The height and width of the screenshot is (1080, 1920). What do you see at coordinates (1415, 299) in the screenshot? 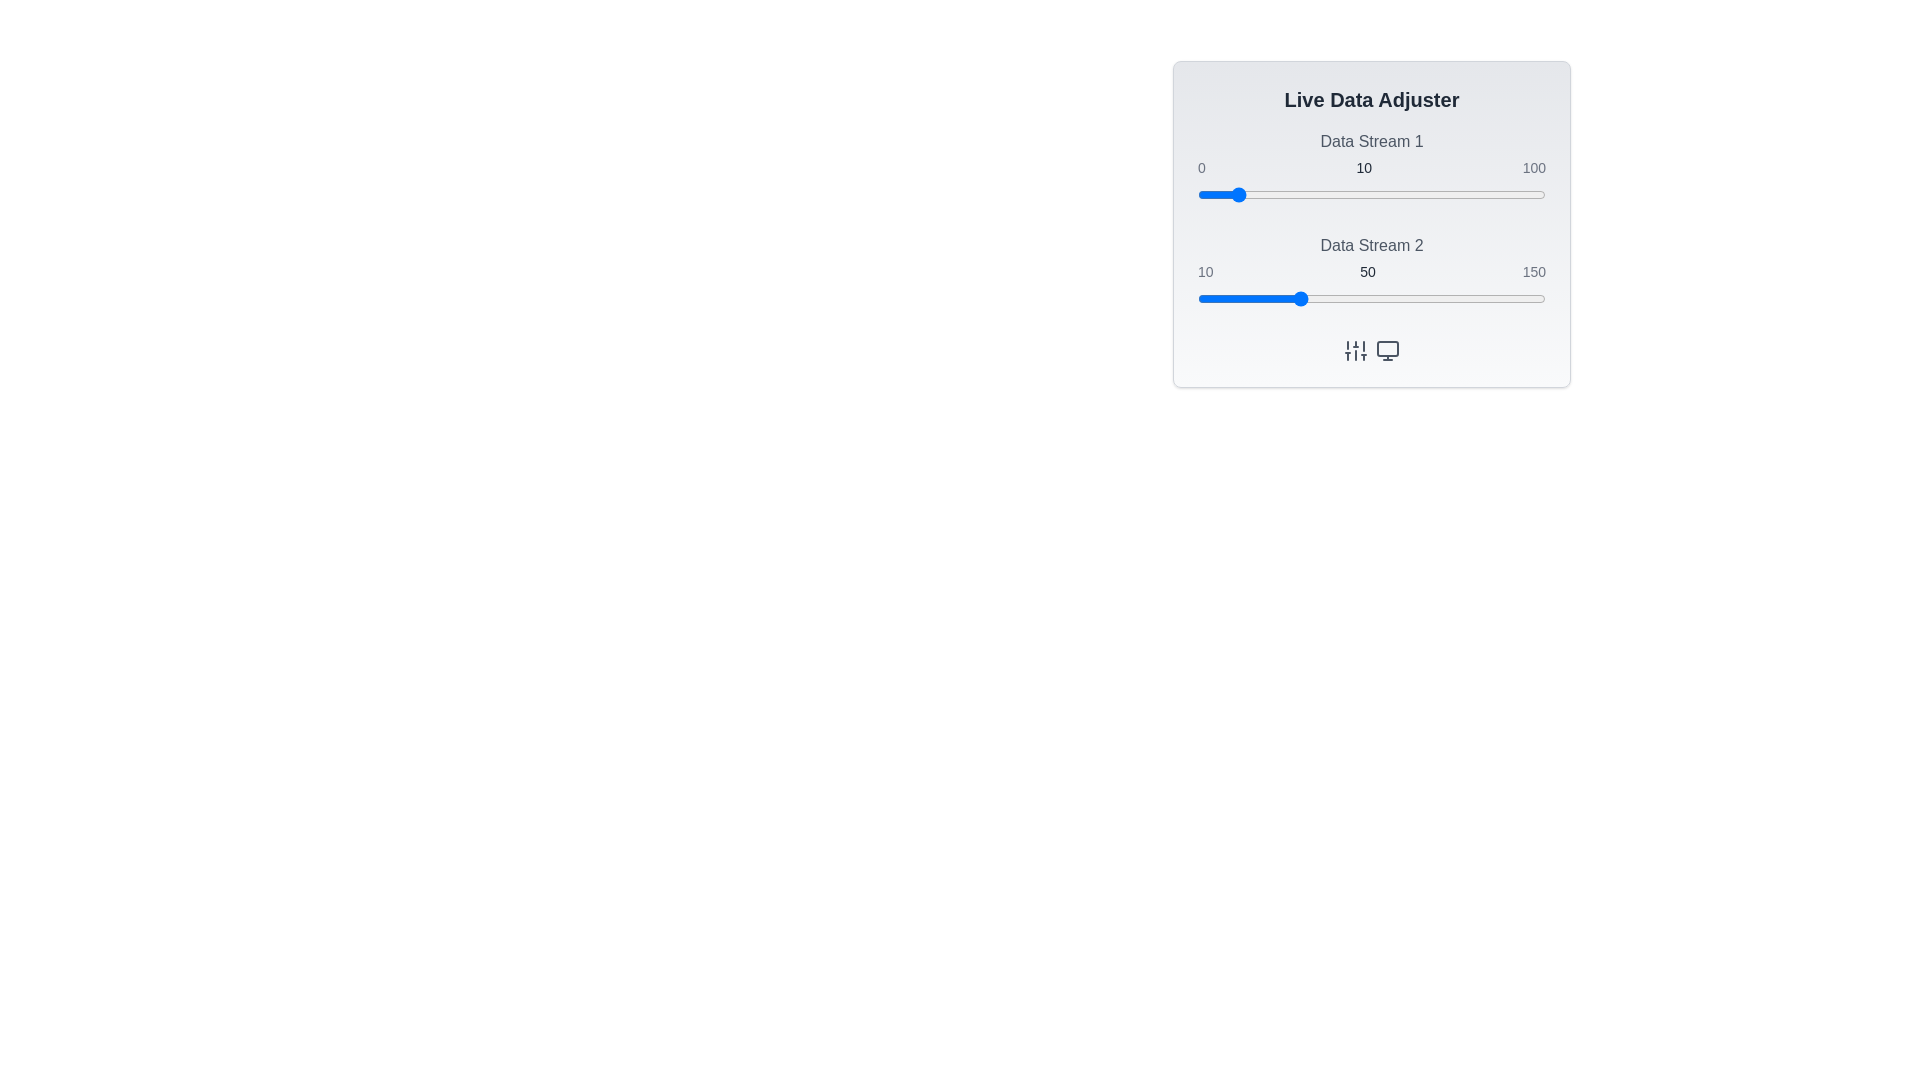
I see `the Data Stream 2 value` at bounding box center [1415, 299].